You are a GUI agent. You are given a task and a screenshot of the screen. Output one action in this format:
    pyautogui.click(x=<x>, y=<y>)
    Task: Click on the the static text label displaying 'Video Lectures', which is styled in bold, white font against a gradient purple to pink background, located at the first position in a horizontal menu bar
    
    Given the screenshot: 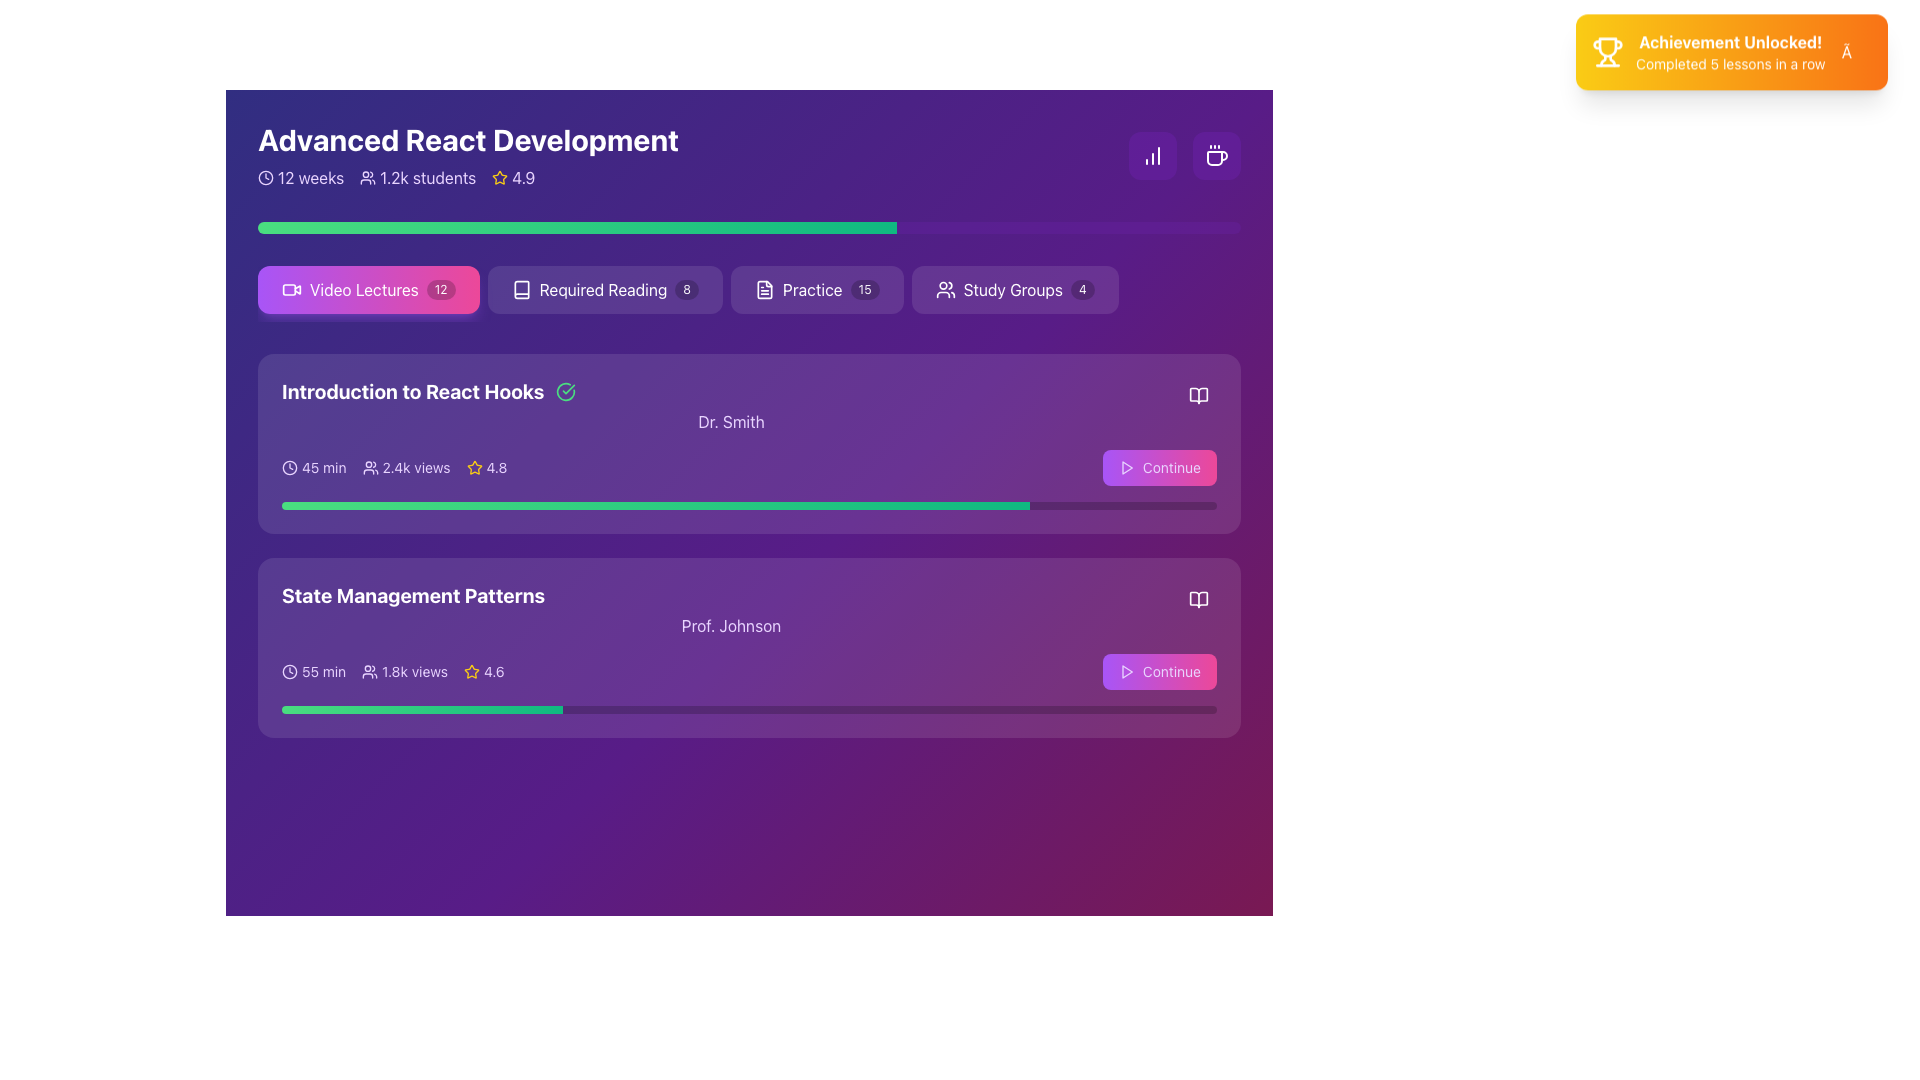 What is the action you would take?
    pyautogui.click(x=364, y=289)
    